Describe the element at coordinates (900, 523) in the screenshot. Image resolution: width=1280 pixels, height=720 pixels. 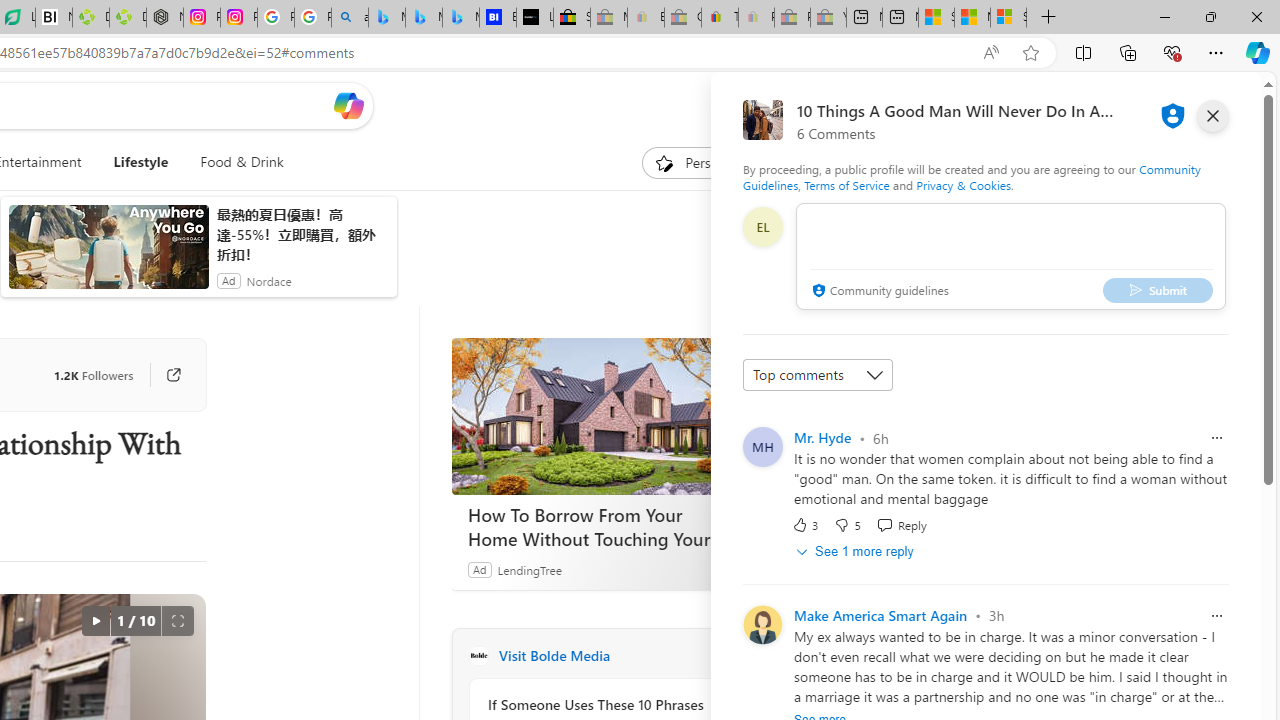
I see `'Reply Reply Comment'` at that location.